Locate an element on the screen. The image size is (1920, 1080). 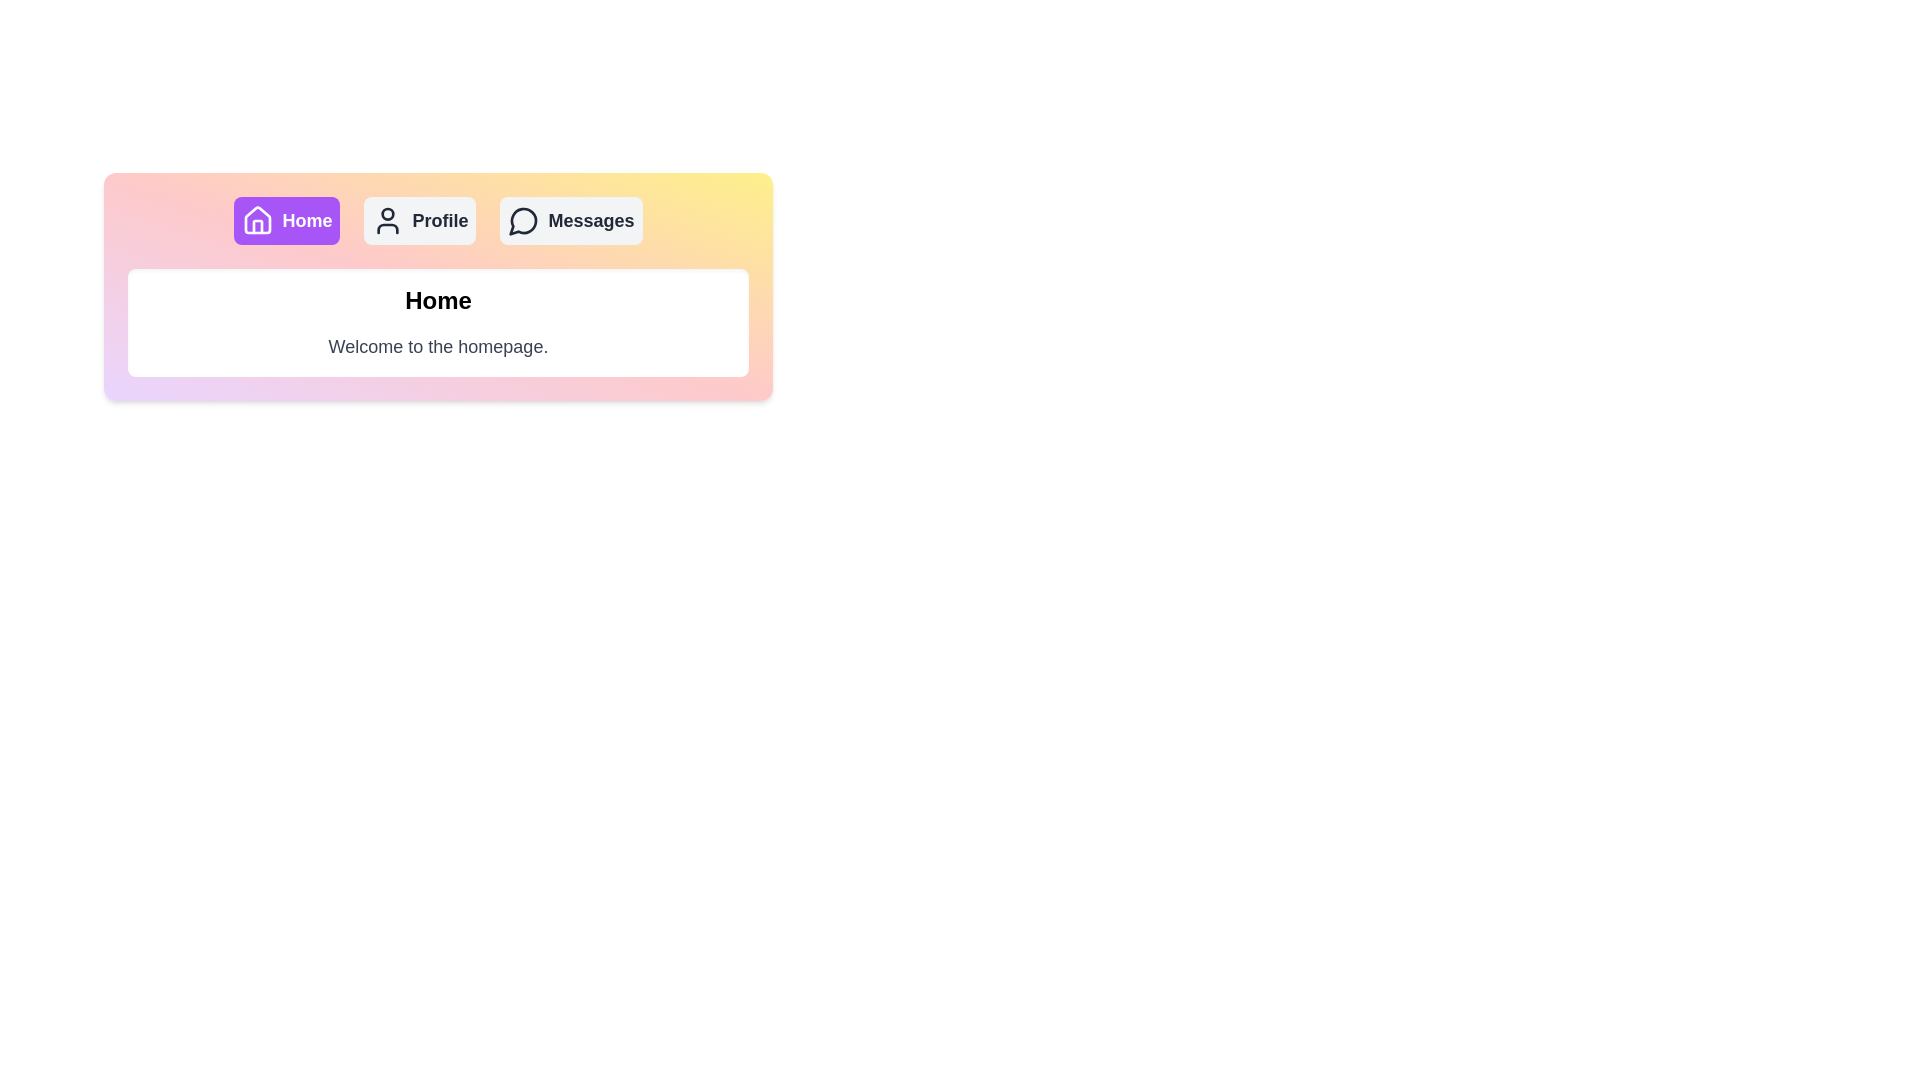
the Home tab by clicking its button is located at coordinates (286, 220).